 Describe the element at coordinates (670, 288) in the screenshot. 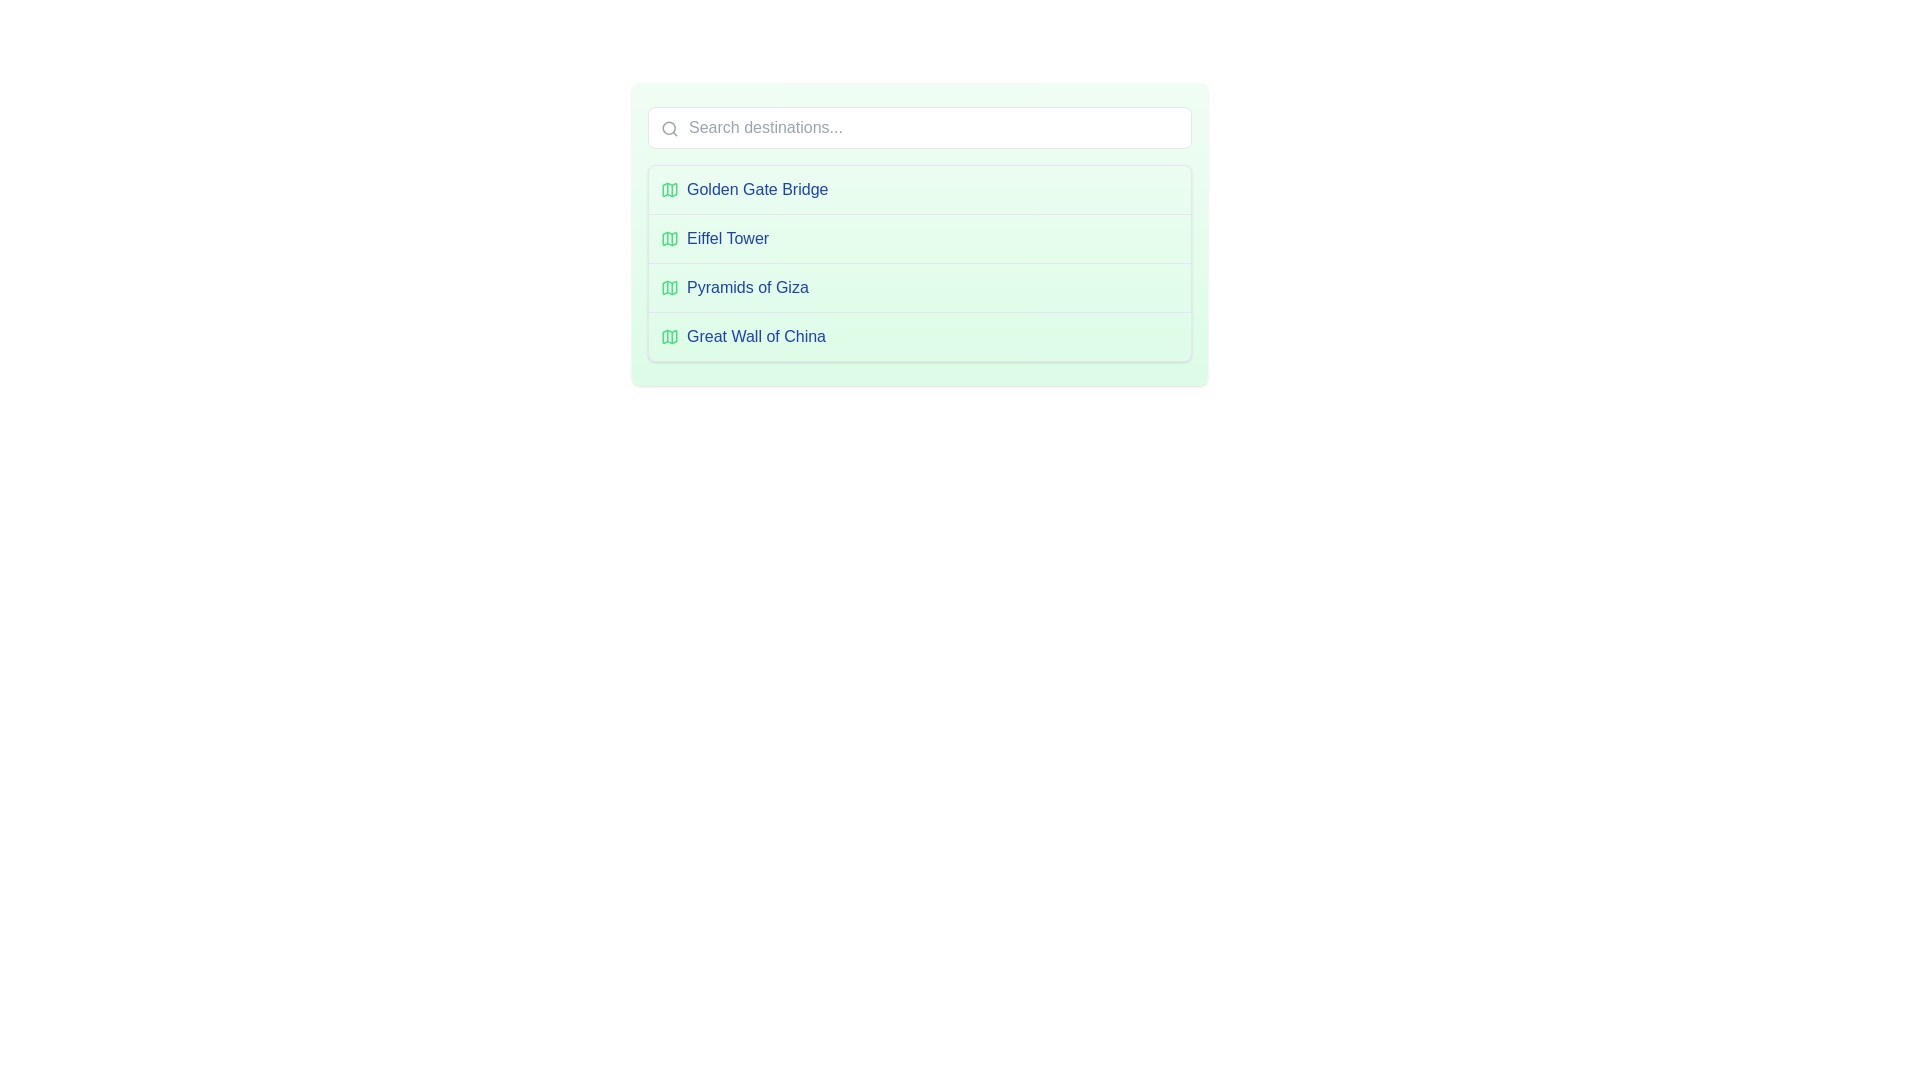

I see `the icon representing location-related information for the 'Pyramids of Giza', which is located to the left of the text in the third row of the list` at that location.